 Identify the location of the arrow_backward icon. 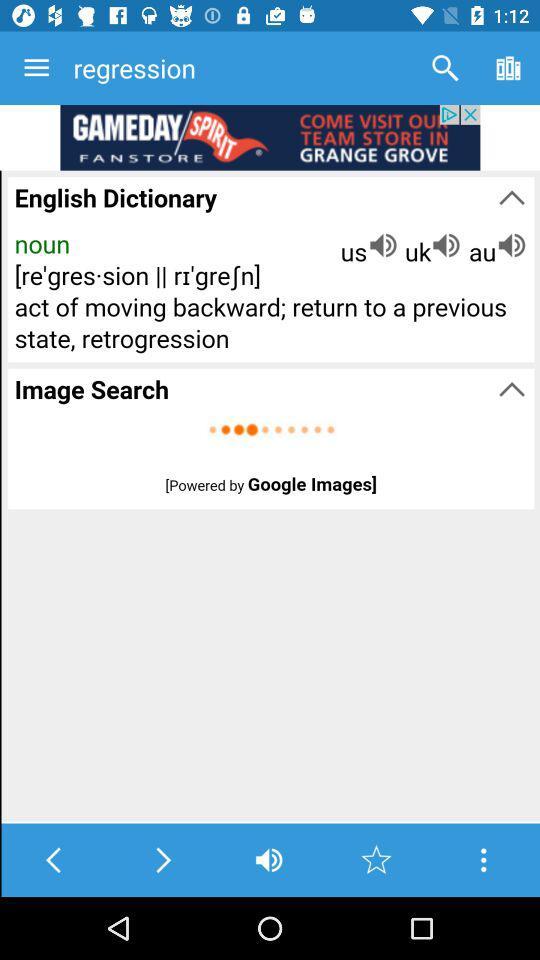
(54, 859).